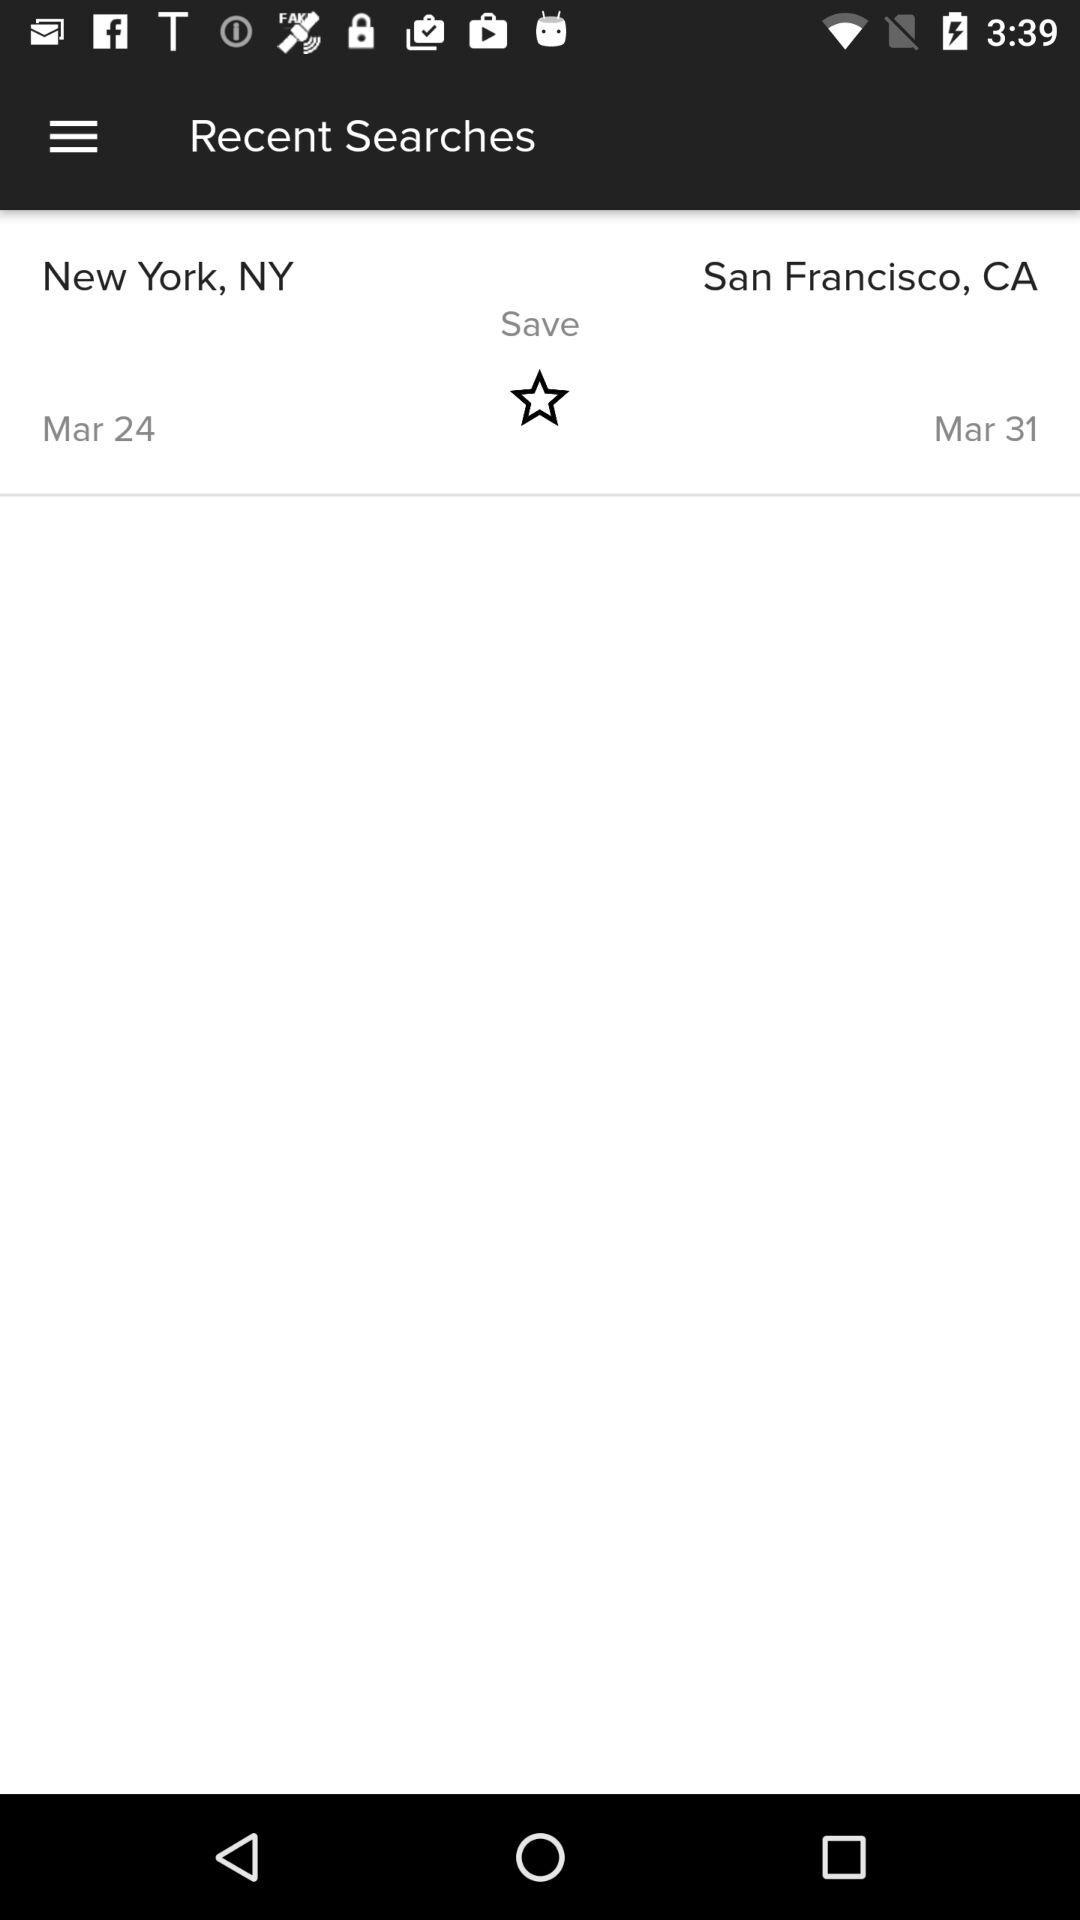 Image resolution: width=1080 pixels, height=1920 pixels. Describe the element at coordinates (788, 276) in the screenshot. I see `icon to the right of new york, ny icon` at that location.